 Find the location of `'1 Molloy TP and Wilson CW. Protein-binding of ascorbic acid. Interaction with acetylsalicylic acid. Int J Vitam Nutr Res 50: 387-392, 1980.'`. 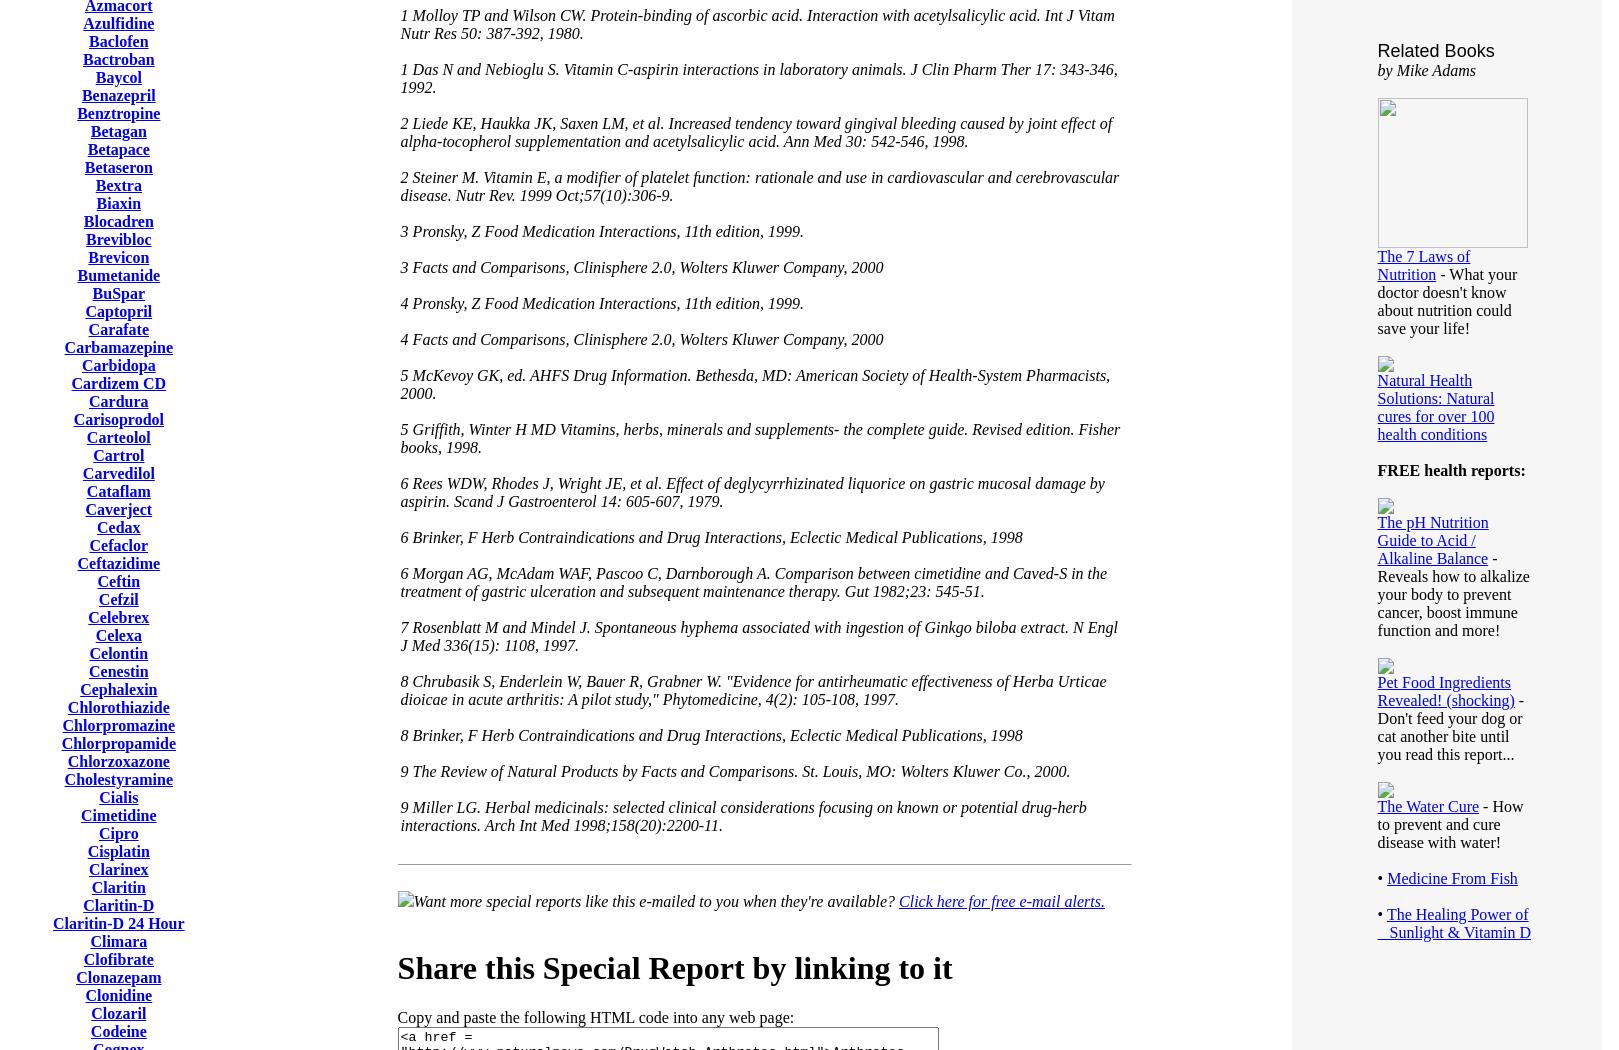

'1 Molloy TP and Wilson CW. Protein-binding of ascorbic acid. Interaction with acetylsalicylic acid. Int J Vitam Nutr Res 50: 387-392, 1980.' is located at coordinates (757, 23).